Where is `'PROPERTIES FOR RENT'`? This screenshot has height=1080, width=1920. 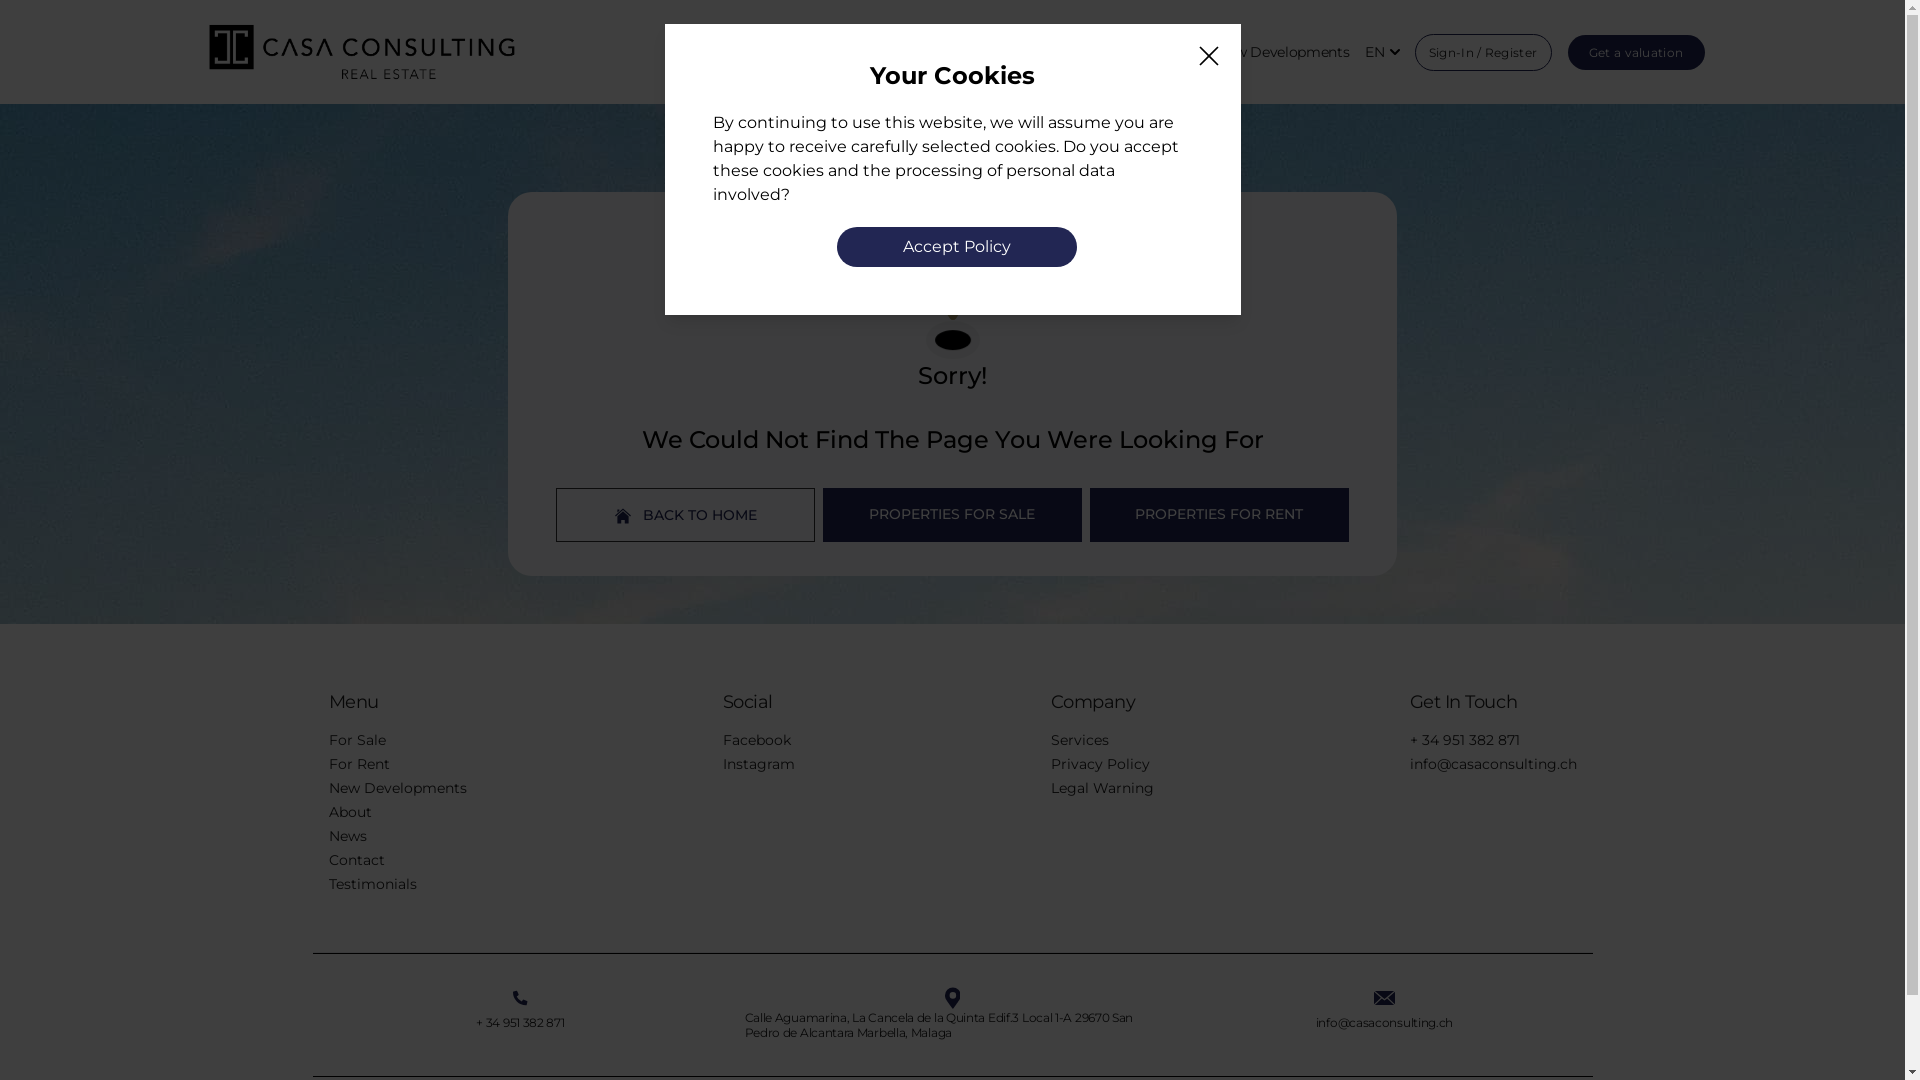
'PROPERTIES FOR RENT' is located at coordinates (1218, 514).